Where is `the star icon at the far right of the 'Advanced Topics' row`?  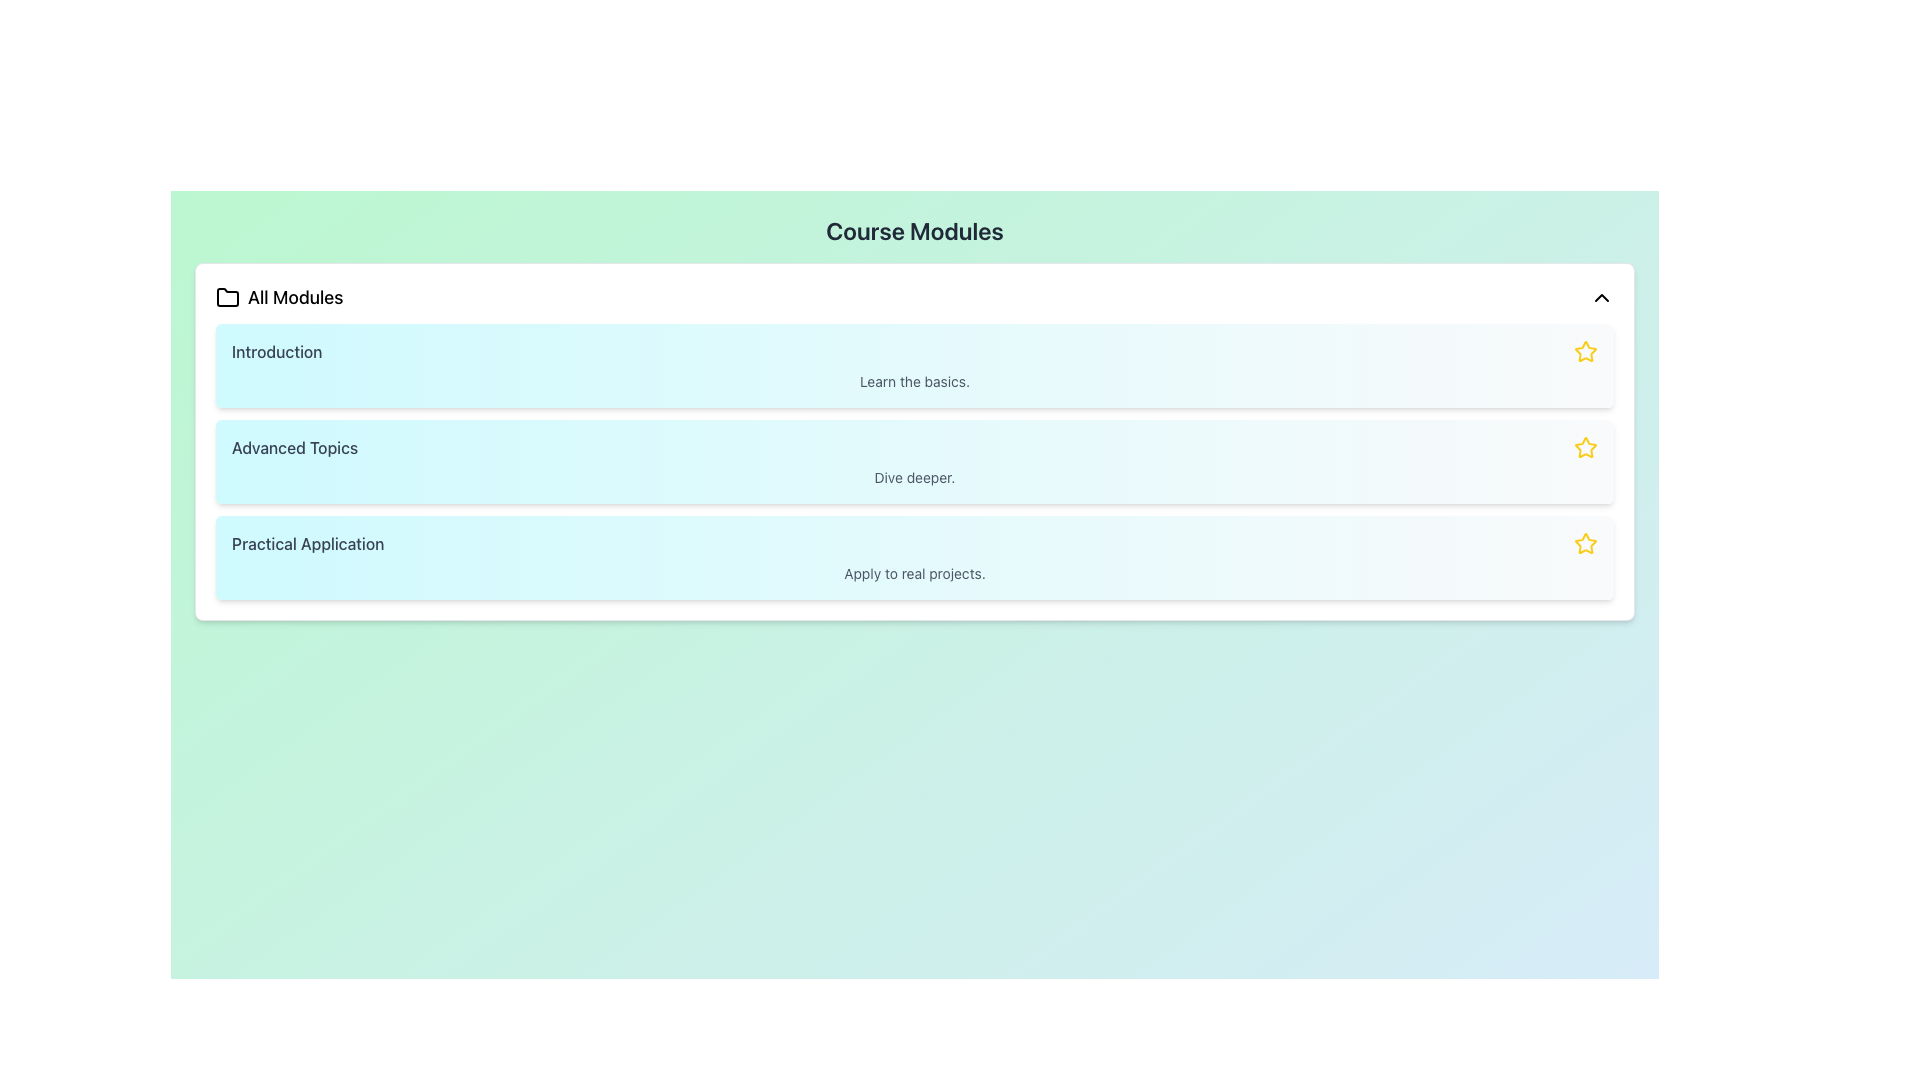 the star icon at the far right of the 'Advanced Topics' row is located at coordinates (1584, 446).